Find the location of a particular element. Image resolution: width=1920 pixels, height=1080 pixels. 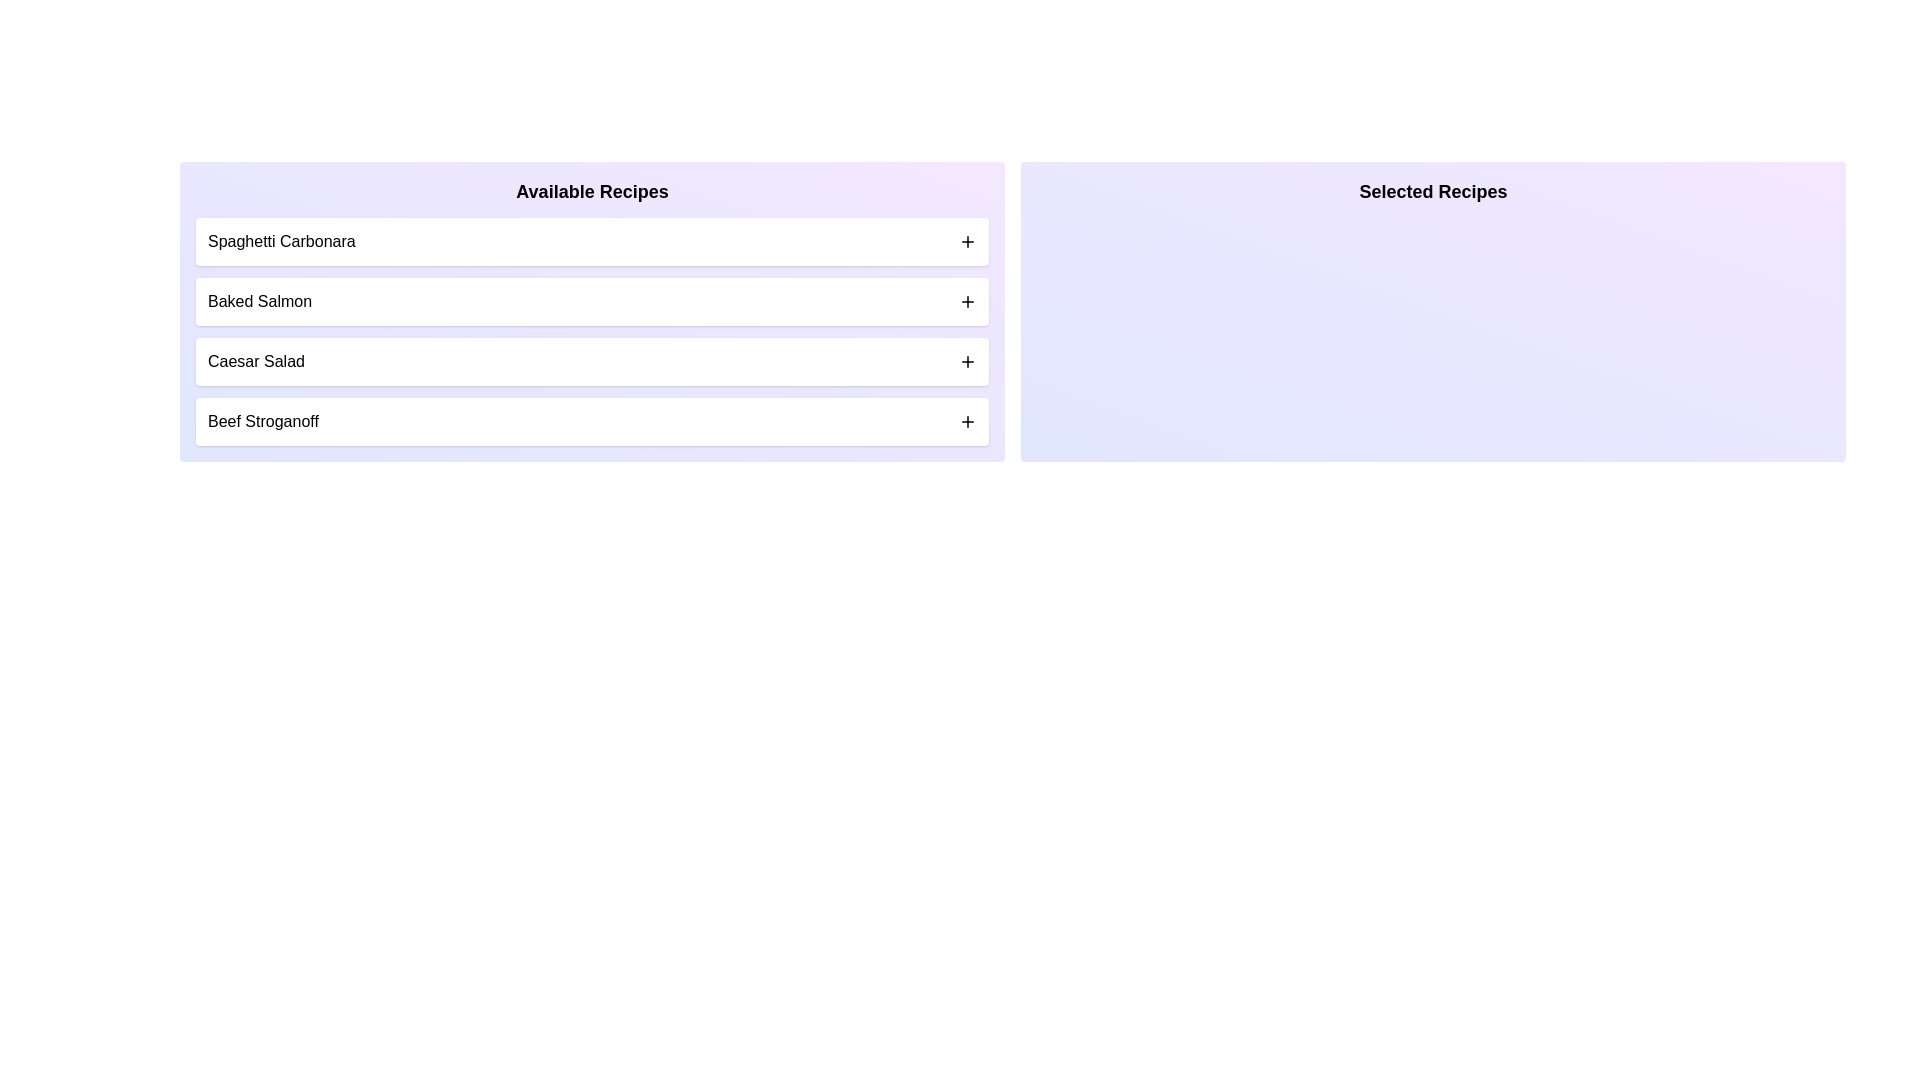

'+' button next to Caesar Salad to add it to the selected list is located at coordinates (968, 362).